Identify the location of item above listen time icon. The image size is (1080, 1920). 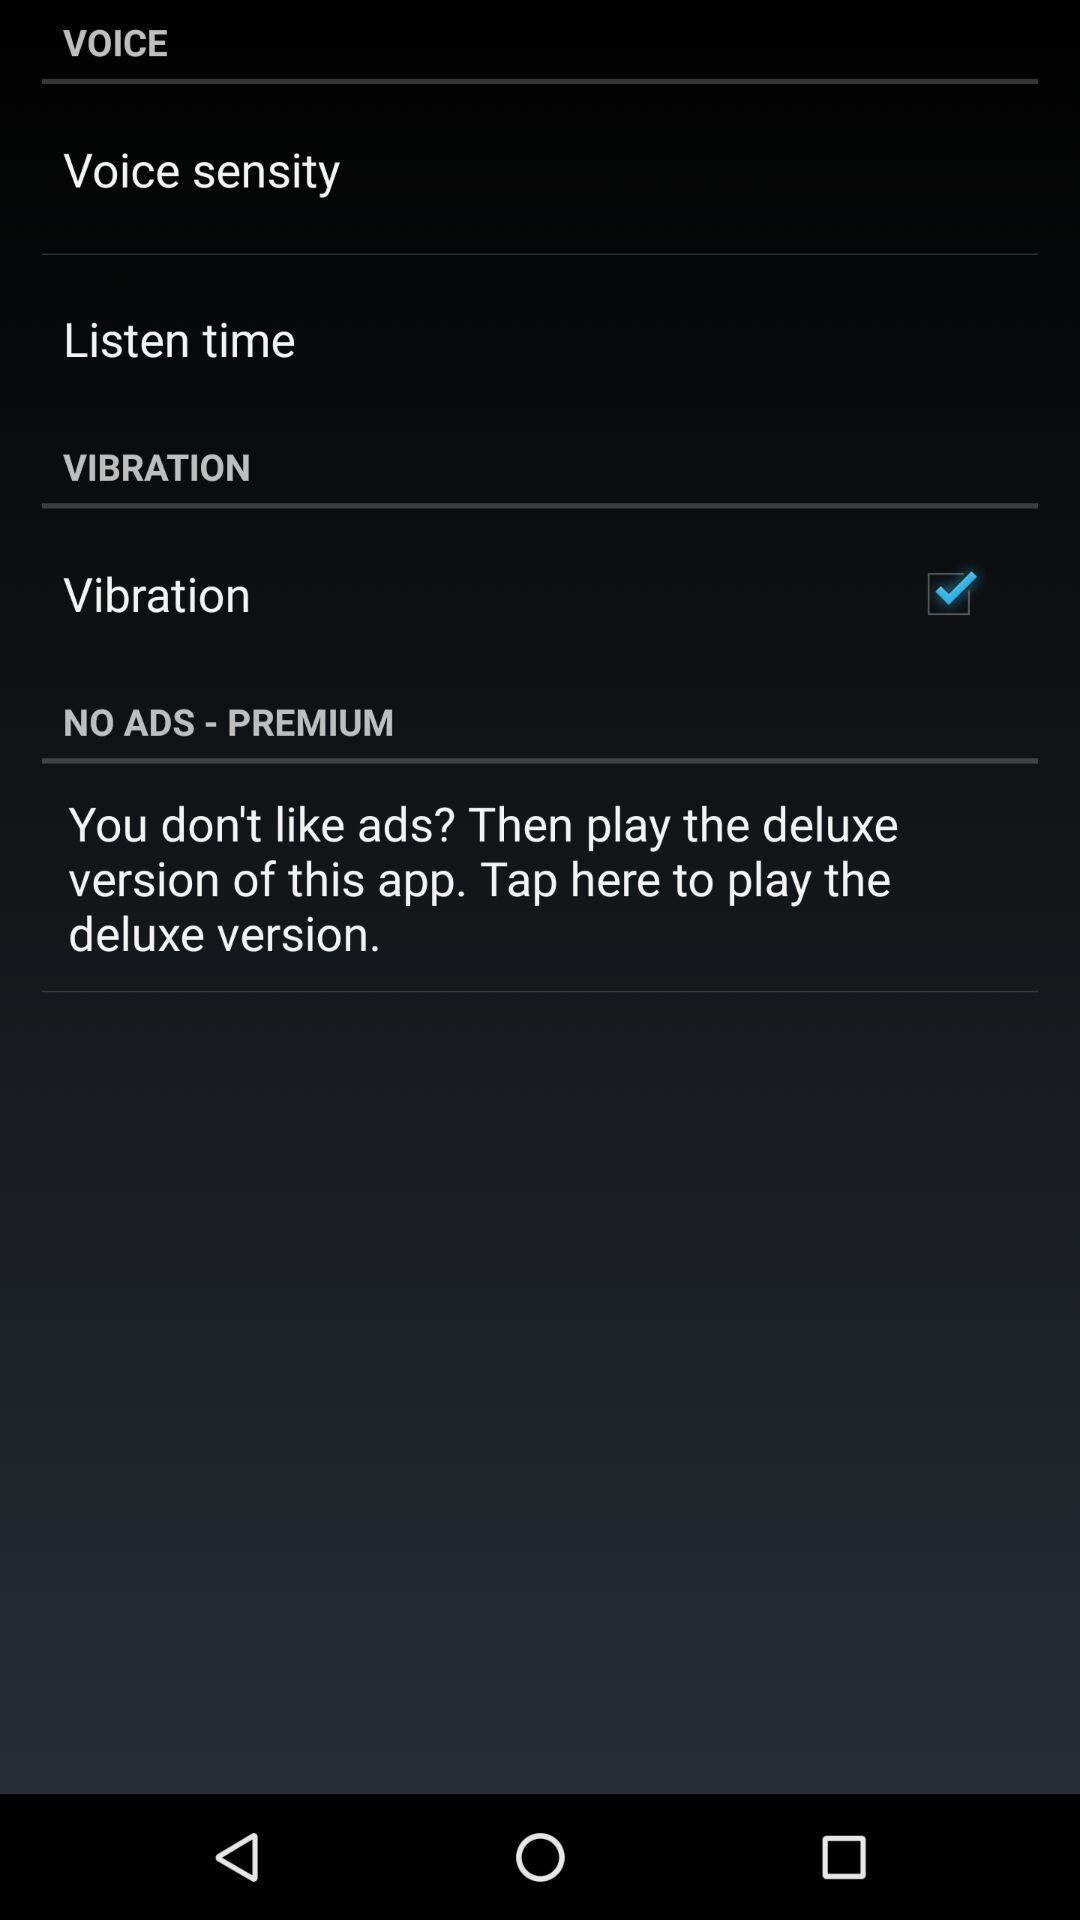
(201, 169).